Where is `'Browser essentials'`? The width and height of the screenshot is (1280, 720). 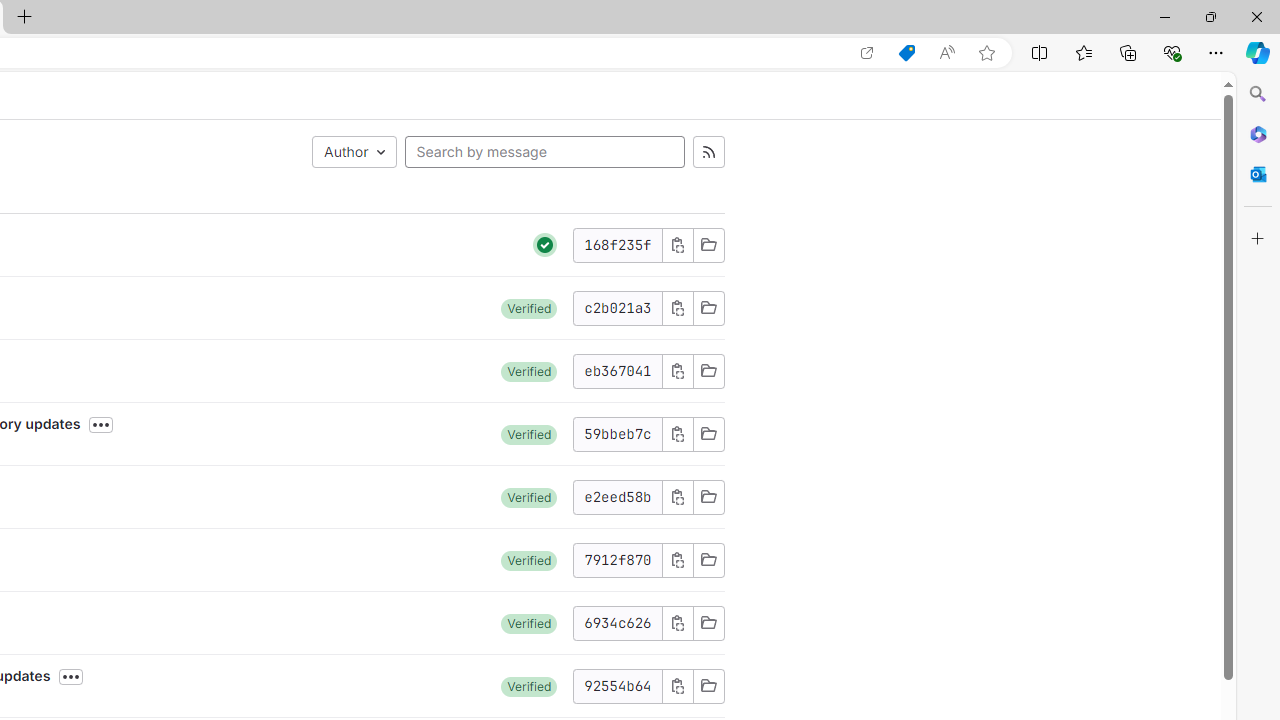
'Browser essentials' is located at coordinates (1171, 51).